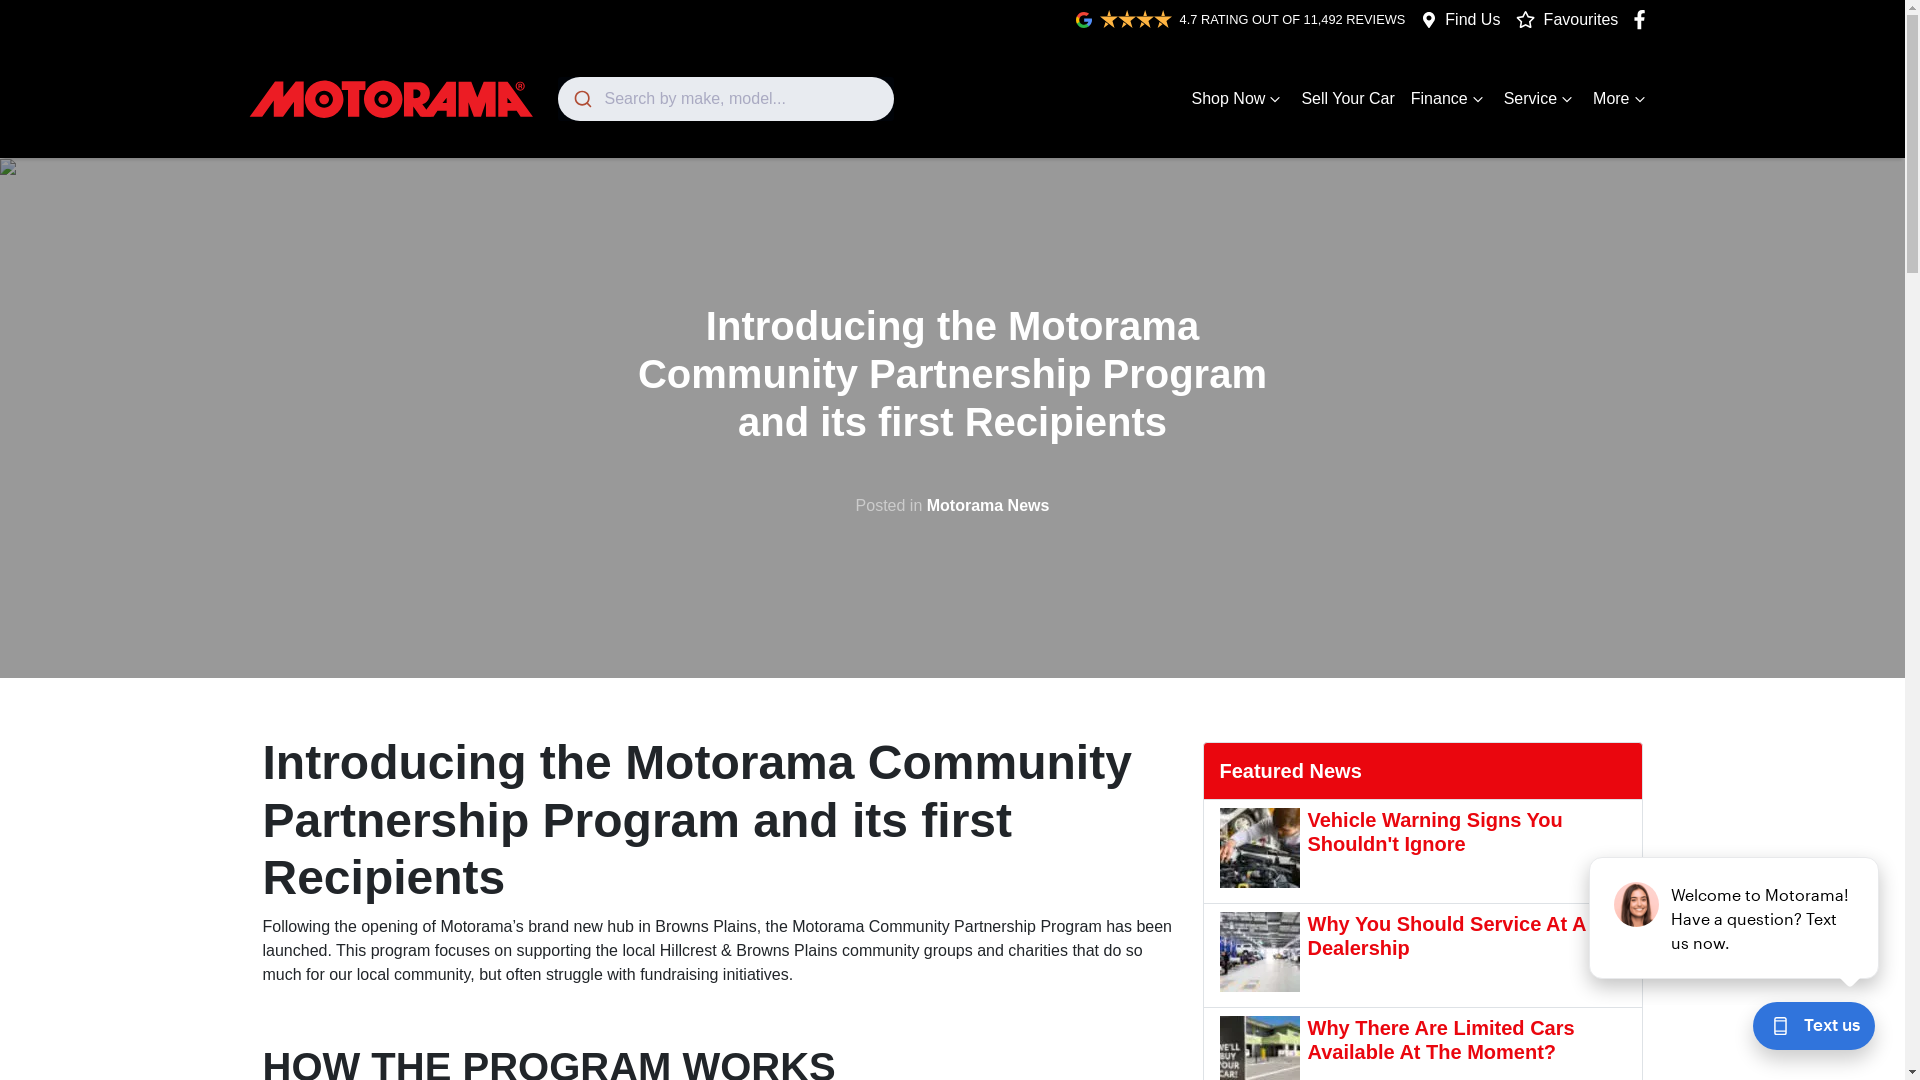 The image size is (1920, 1080). What do you see at coordinates (1347, 99) in the screenshot?
I see `'Sell Your Car'` at bounding box center [1347, 99].